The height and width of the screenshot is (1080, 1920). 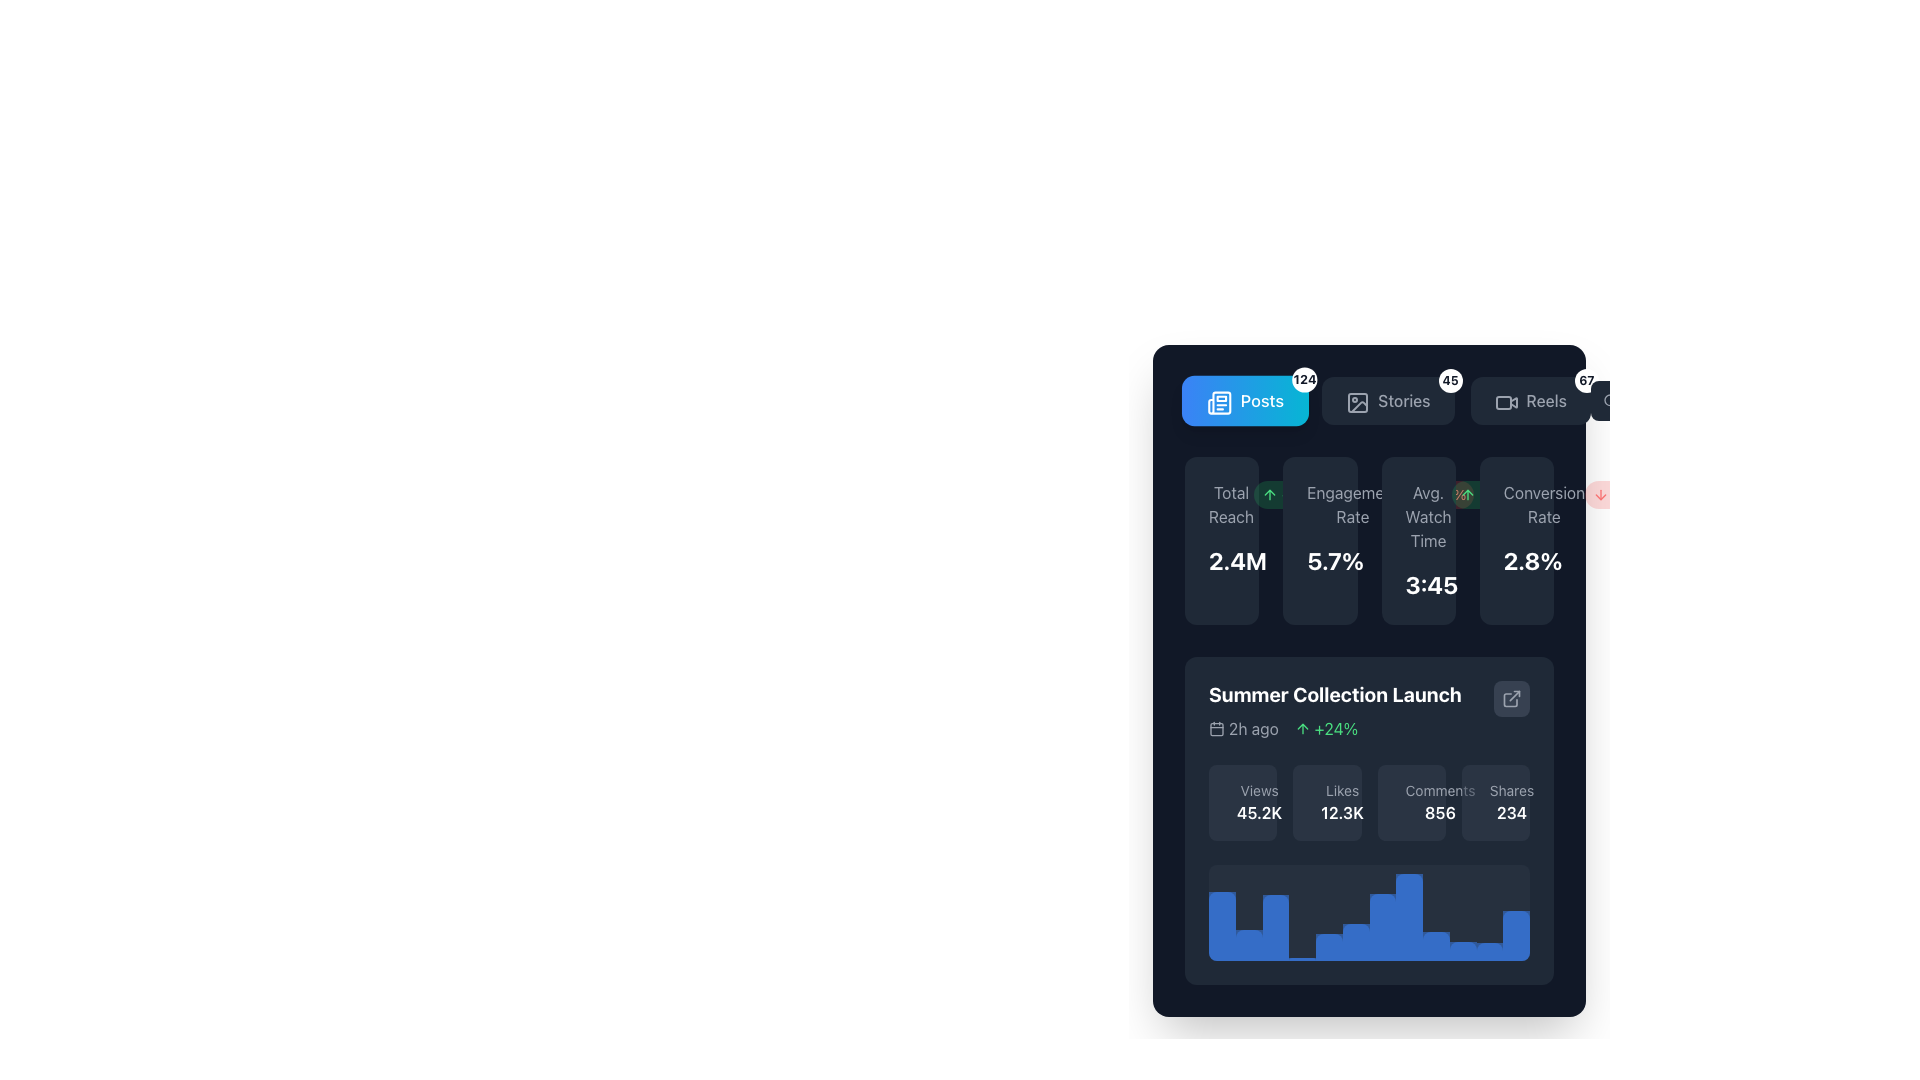 What do you see at coordinates (1218, 403) in the screenshot?
I see `the newspaper icon button located in the navigation bar at the top-left` at bounding box center [1218, 403].